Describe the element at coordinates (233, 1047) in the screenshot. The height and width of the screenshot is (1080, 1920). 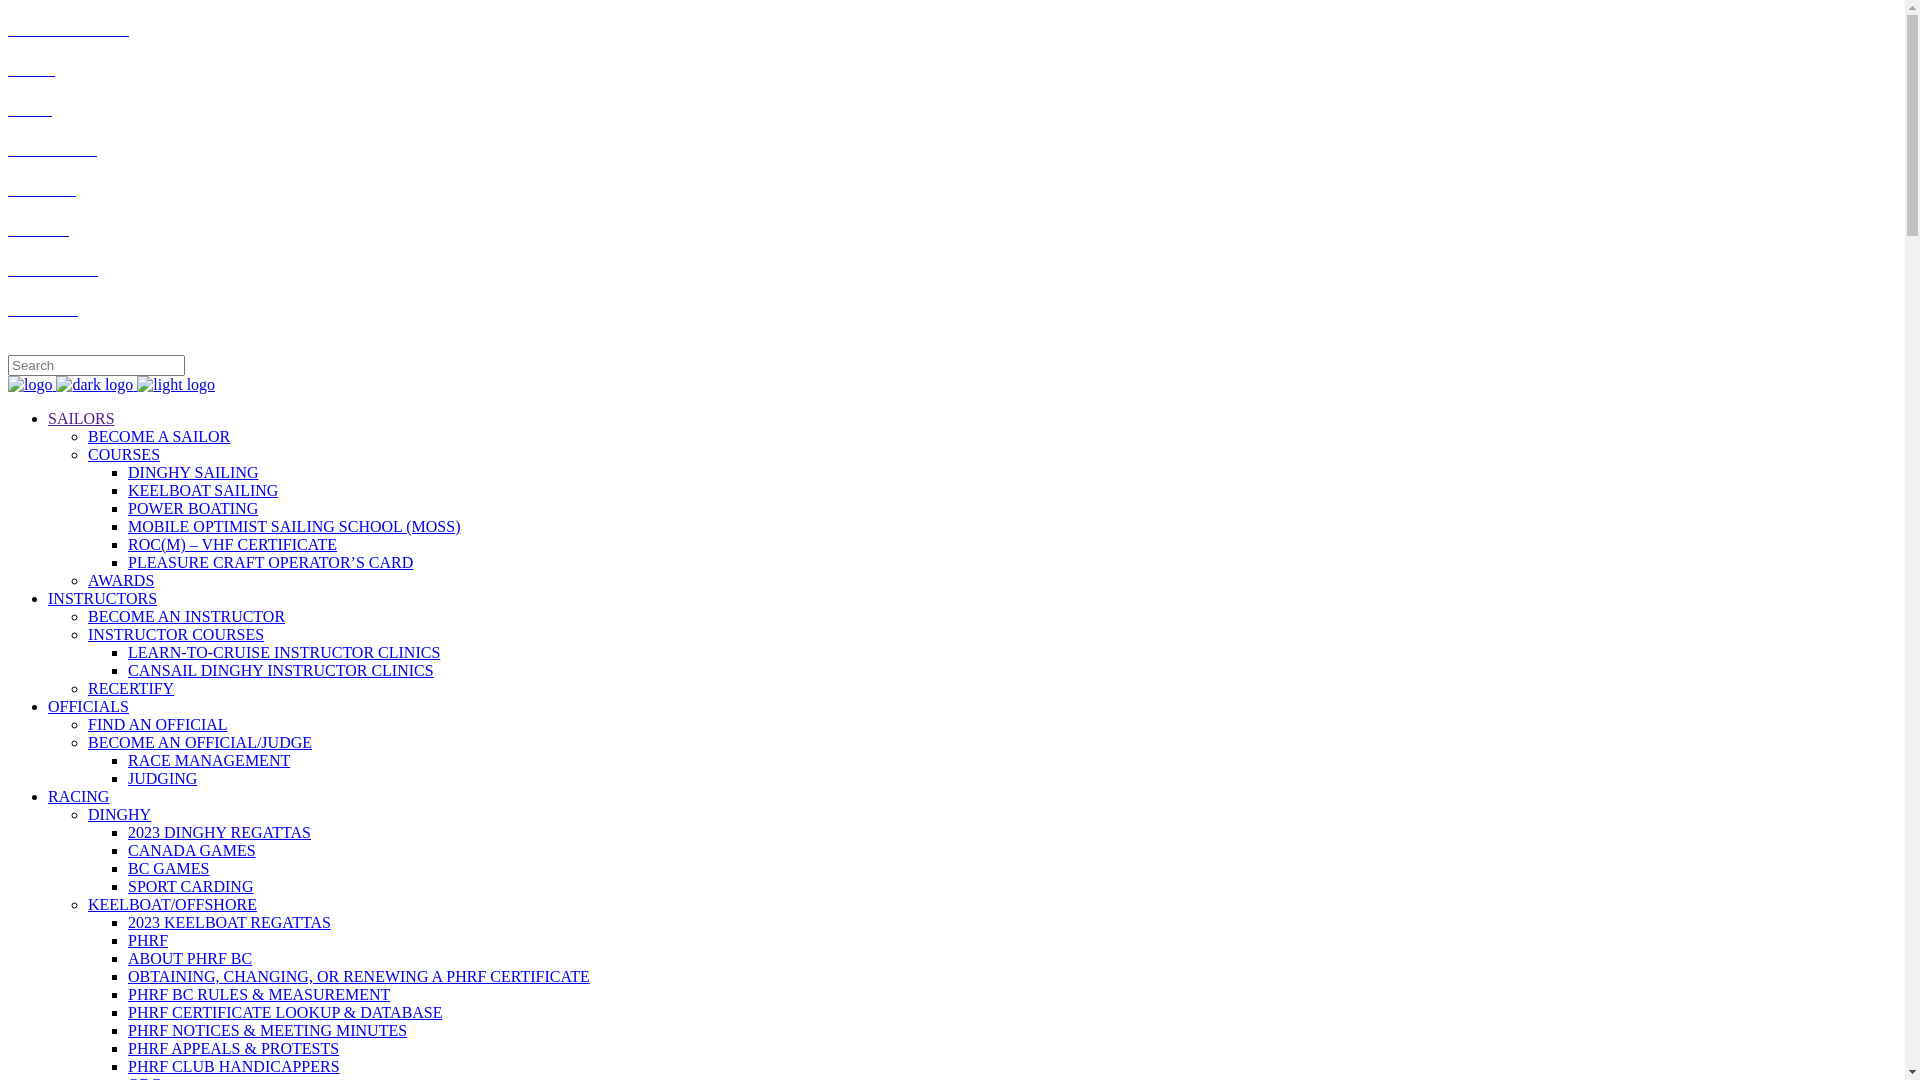
I see `'PHRF APPEALS & PROTESTS'` at that location.